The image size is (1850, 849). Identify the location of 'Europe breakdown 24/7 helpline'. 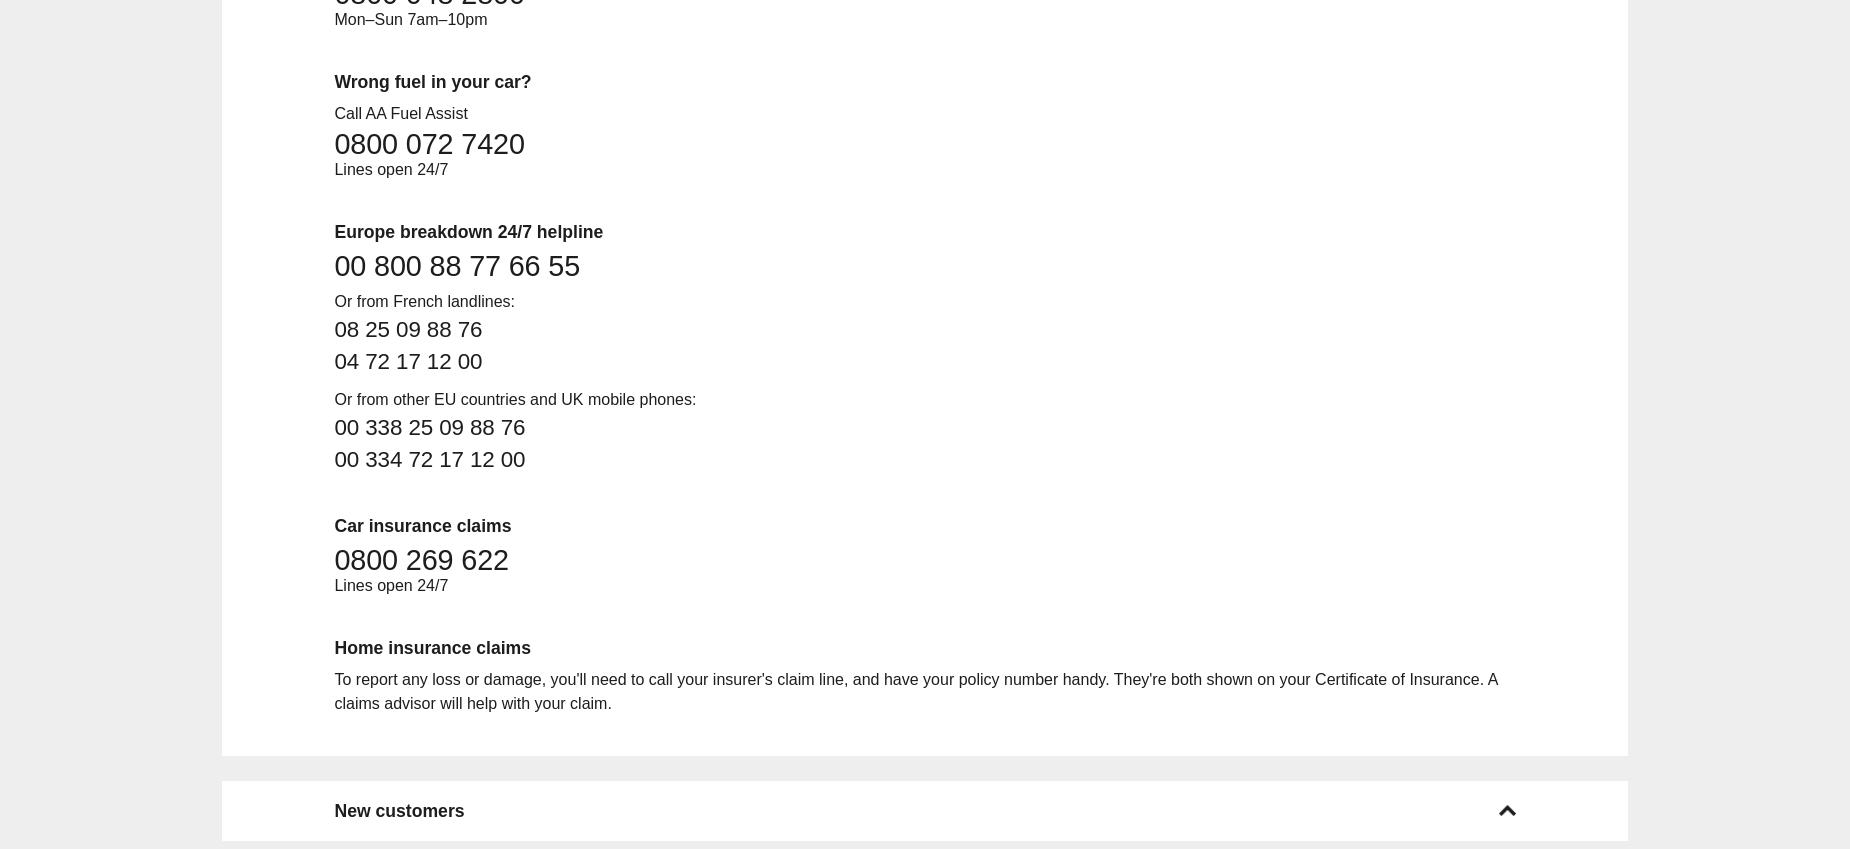
(468, 230).